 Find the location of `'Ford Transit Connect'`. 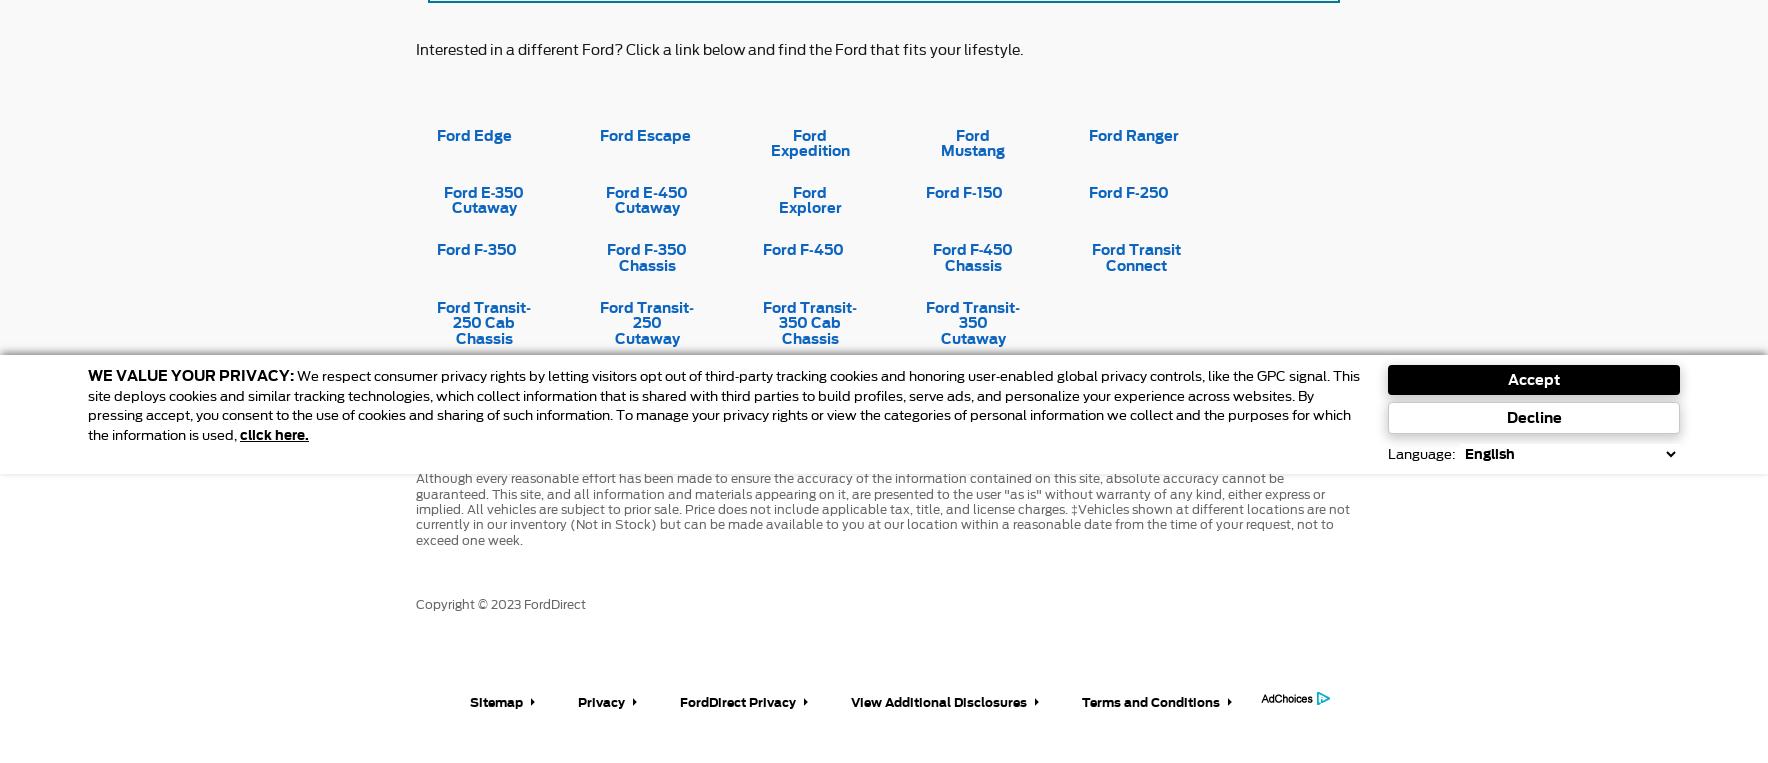

'Ford Transit Connect' is located at coordinates (1090, 255).